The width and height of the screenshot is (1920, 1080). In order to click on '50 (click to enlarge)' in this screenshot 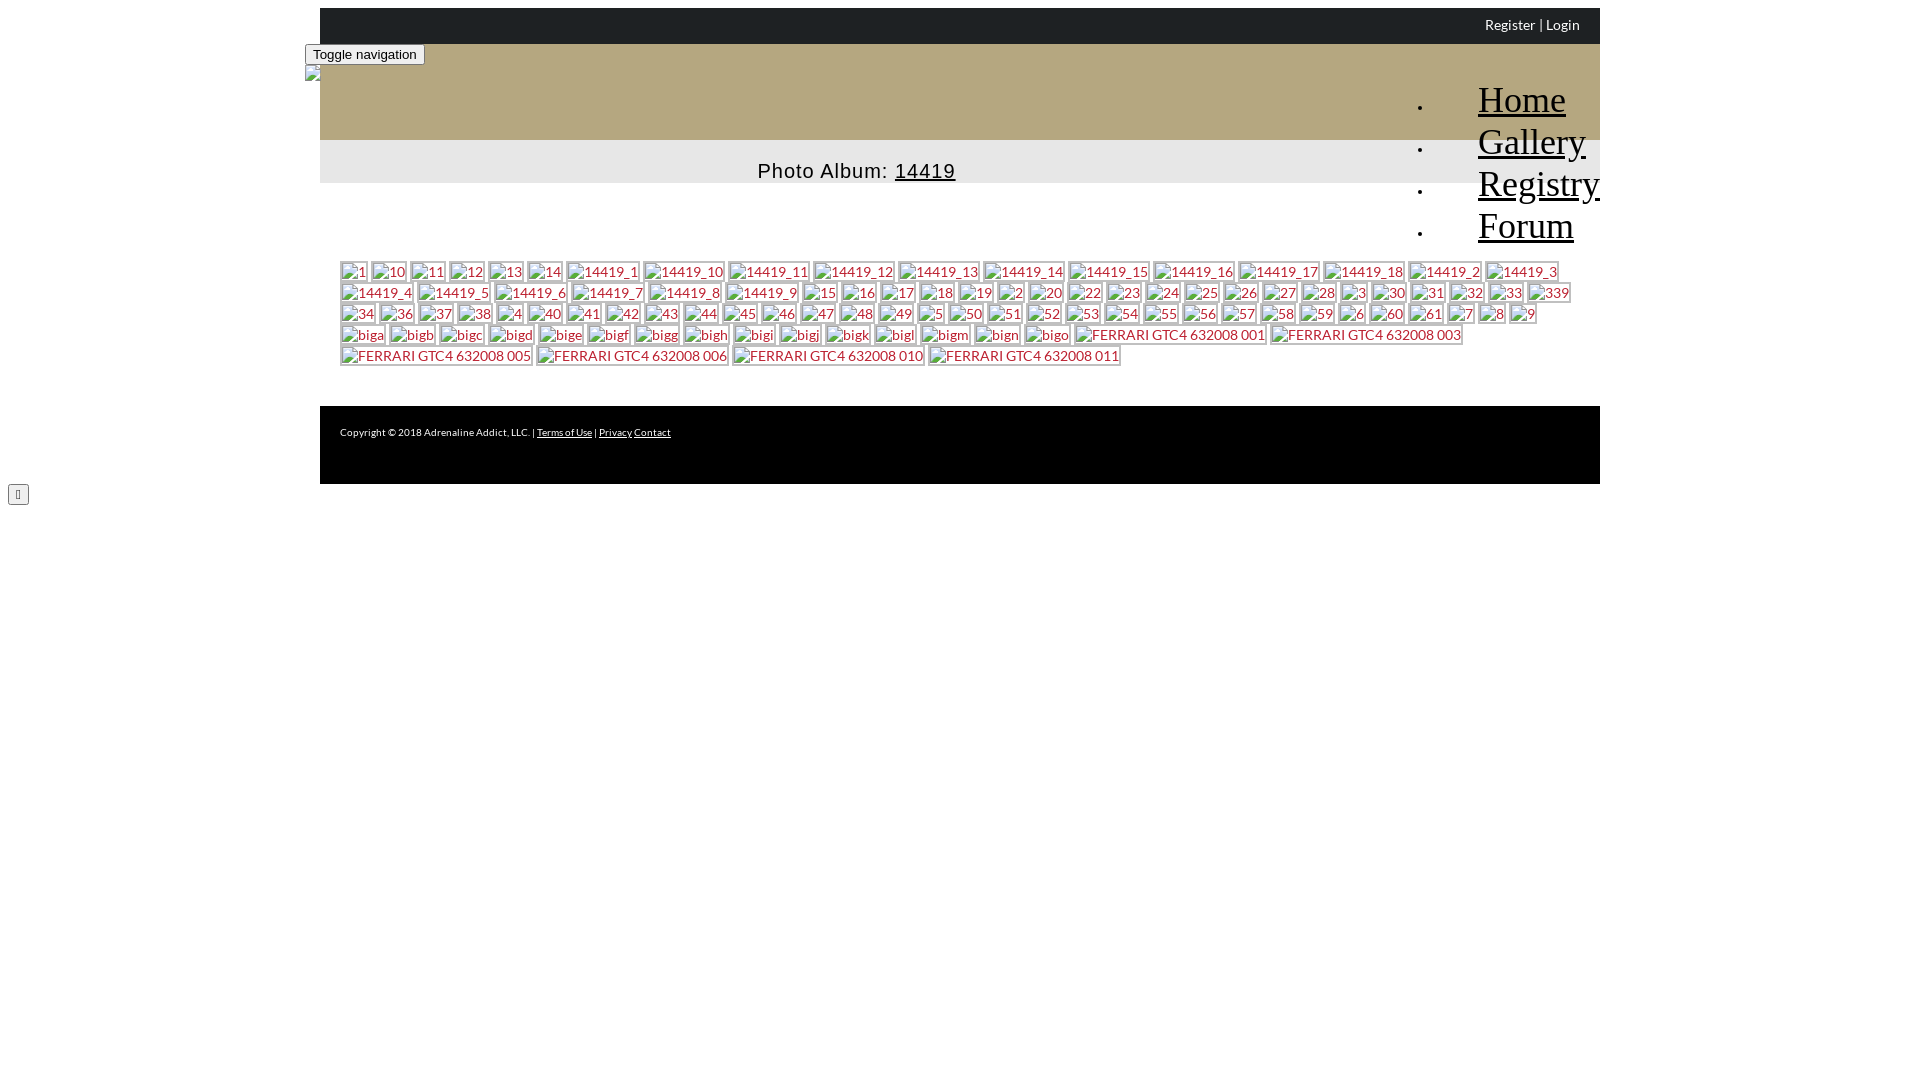, I will do `click(947, 313)`.